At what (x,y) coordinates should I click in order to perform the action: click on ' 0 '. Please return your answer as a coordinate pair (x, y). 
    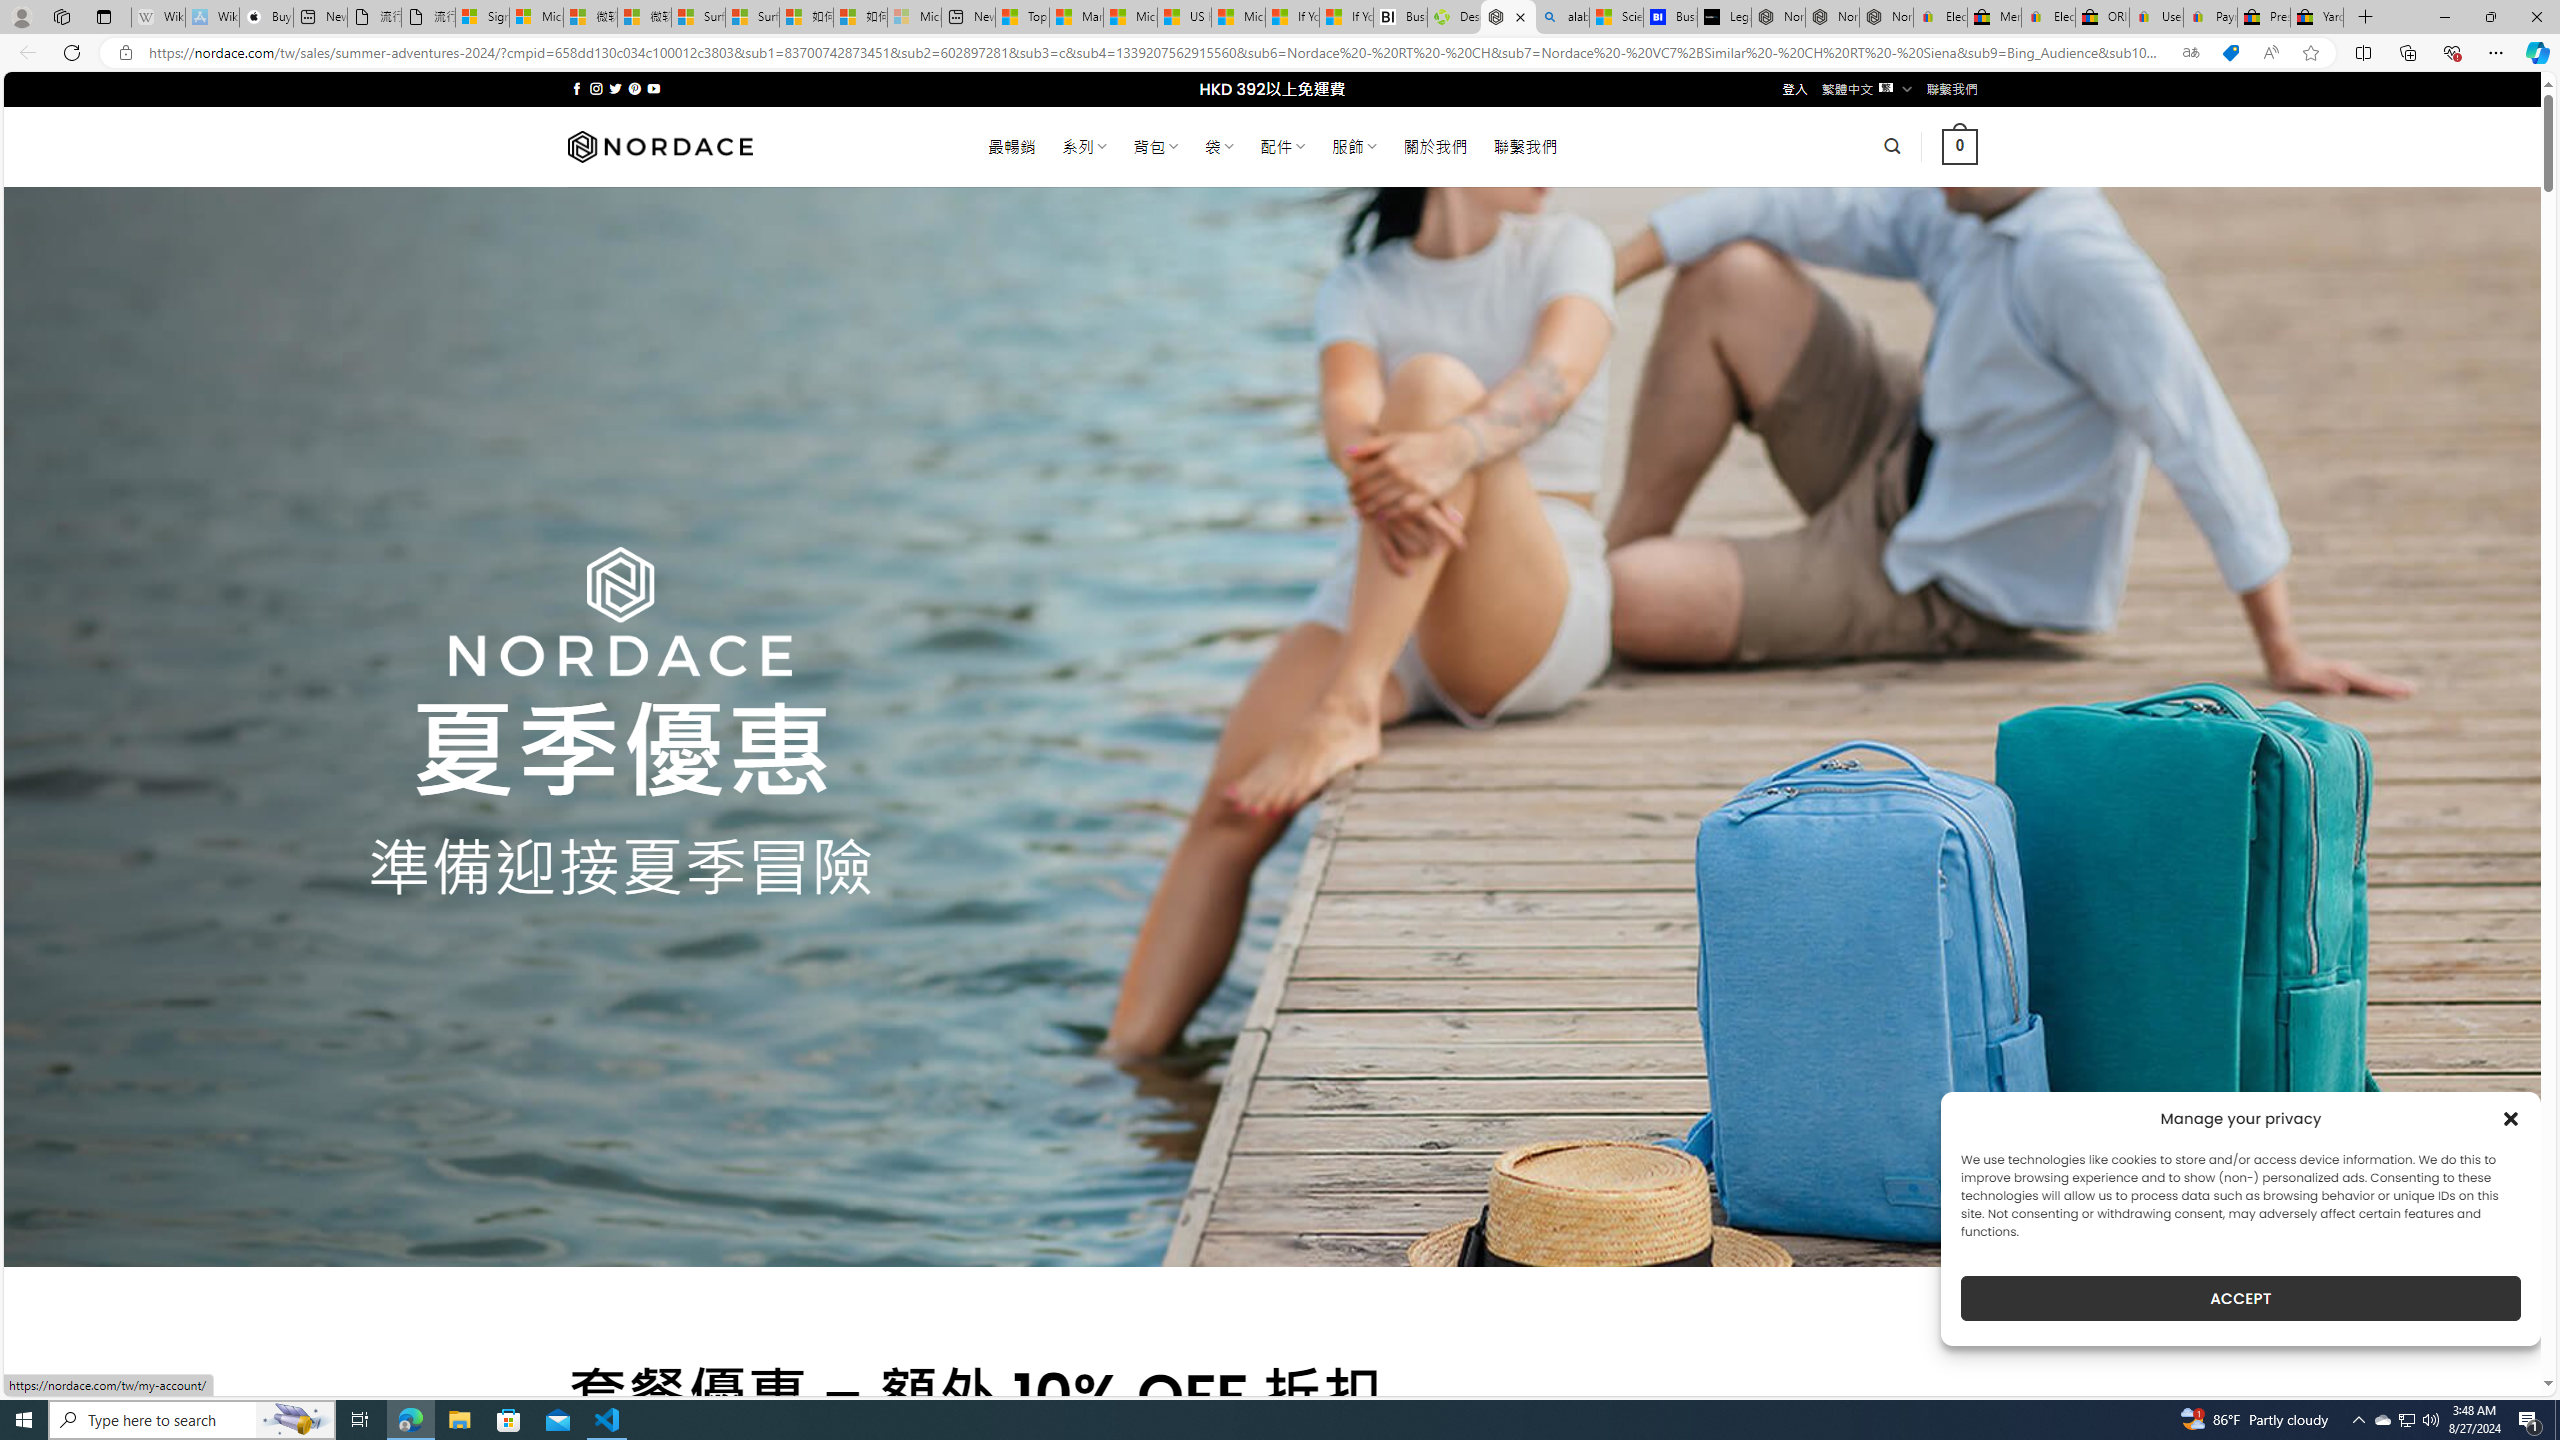
    Looking at the image, I should click on (1960, 145).